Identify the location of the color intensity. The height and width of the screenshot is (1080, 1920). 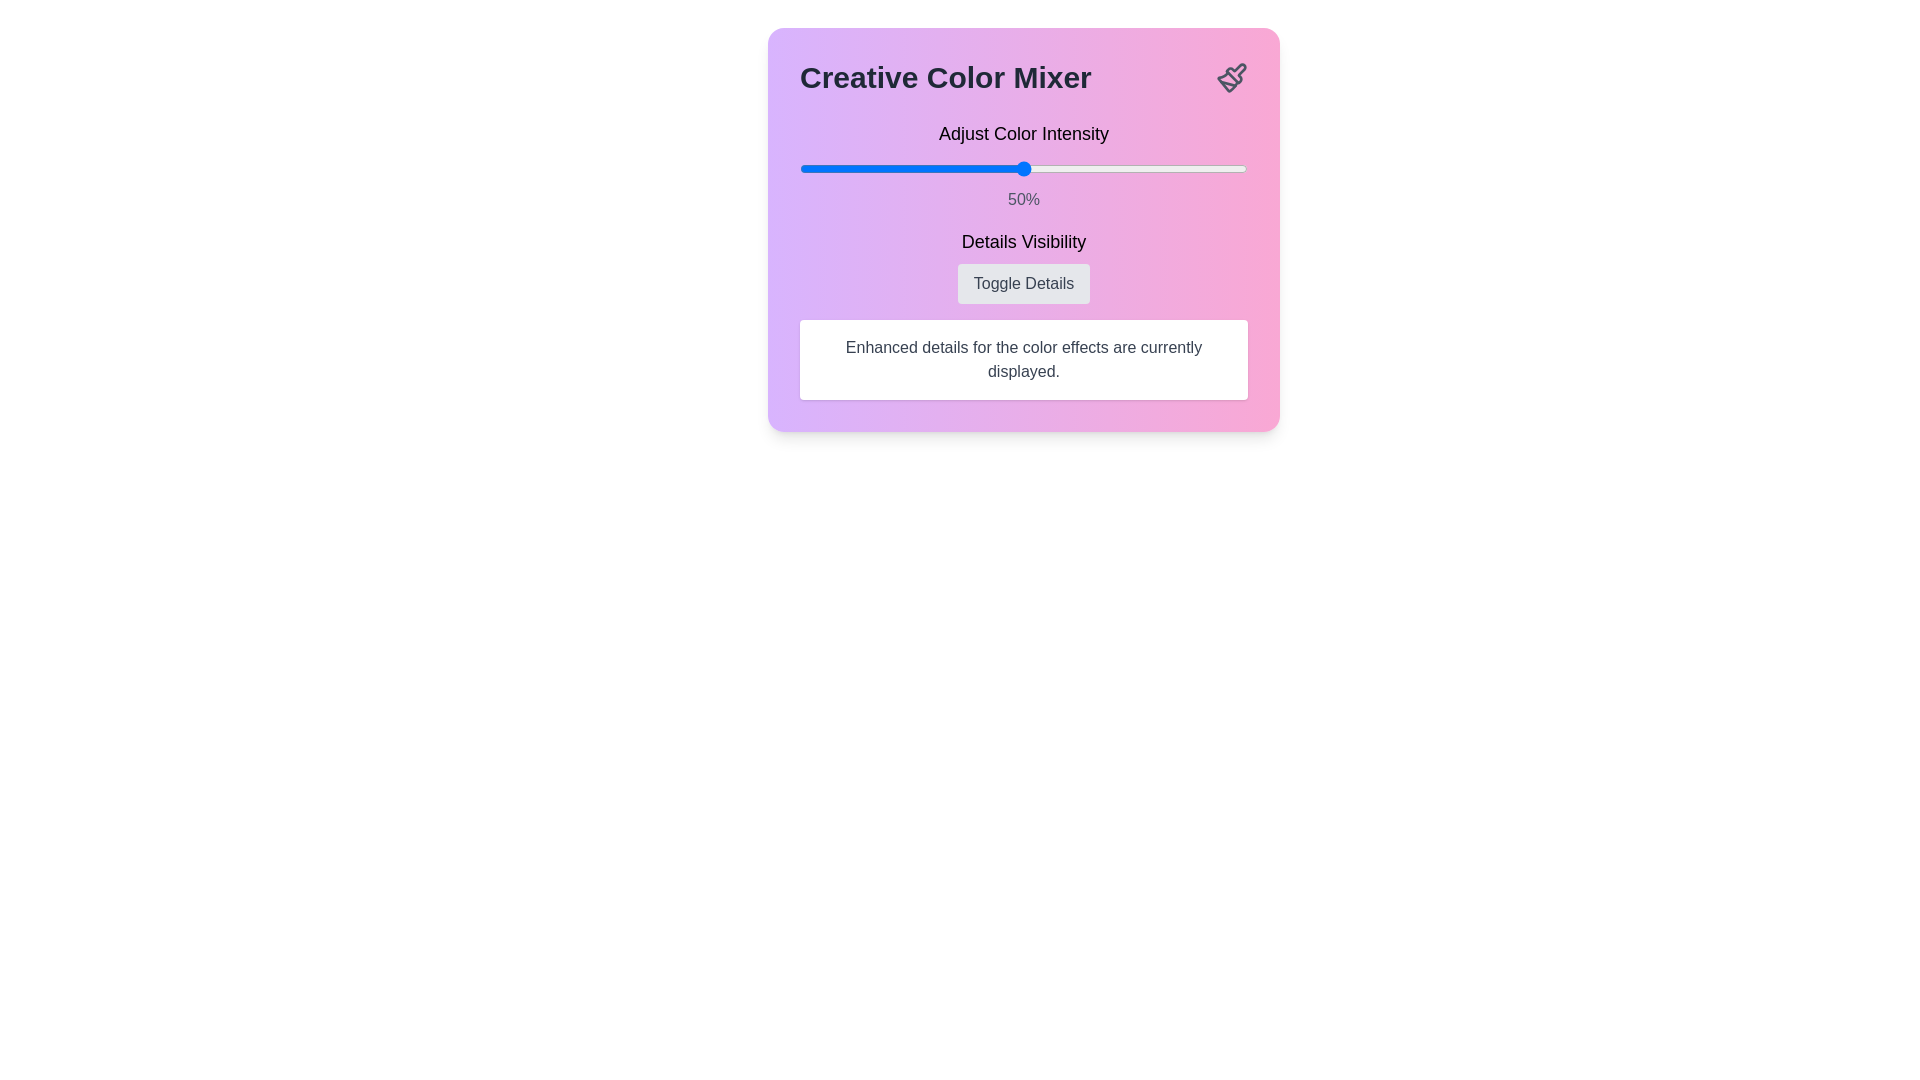
(1045, 168).